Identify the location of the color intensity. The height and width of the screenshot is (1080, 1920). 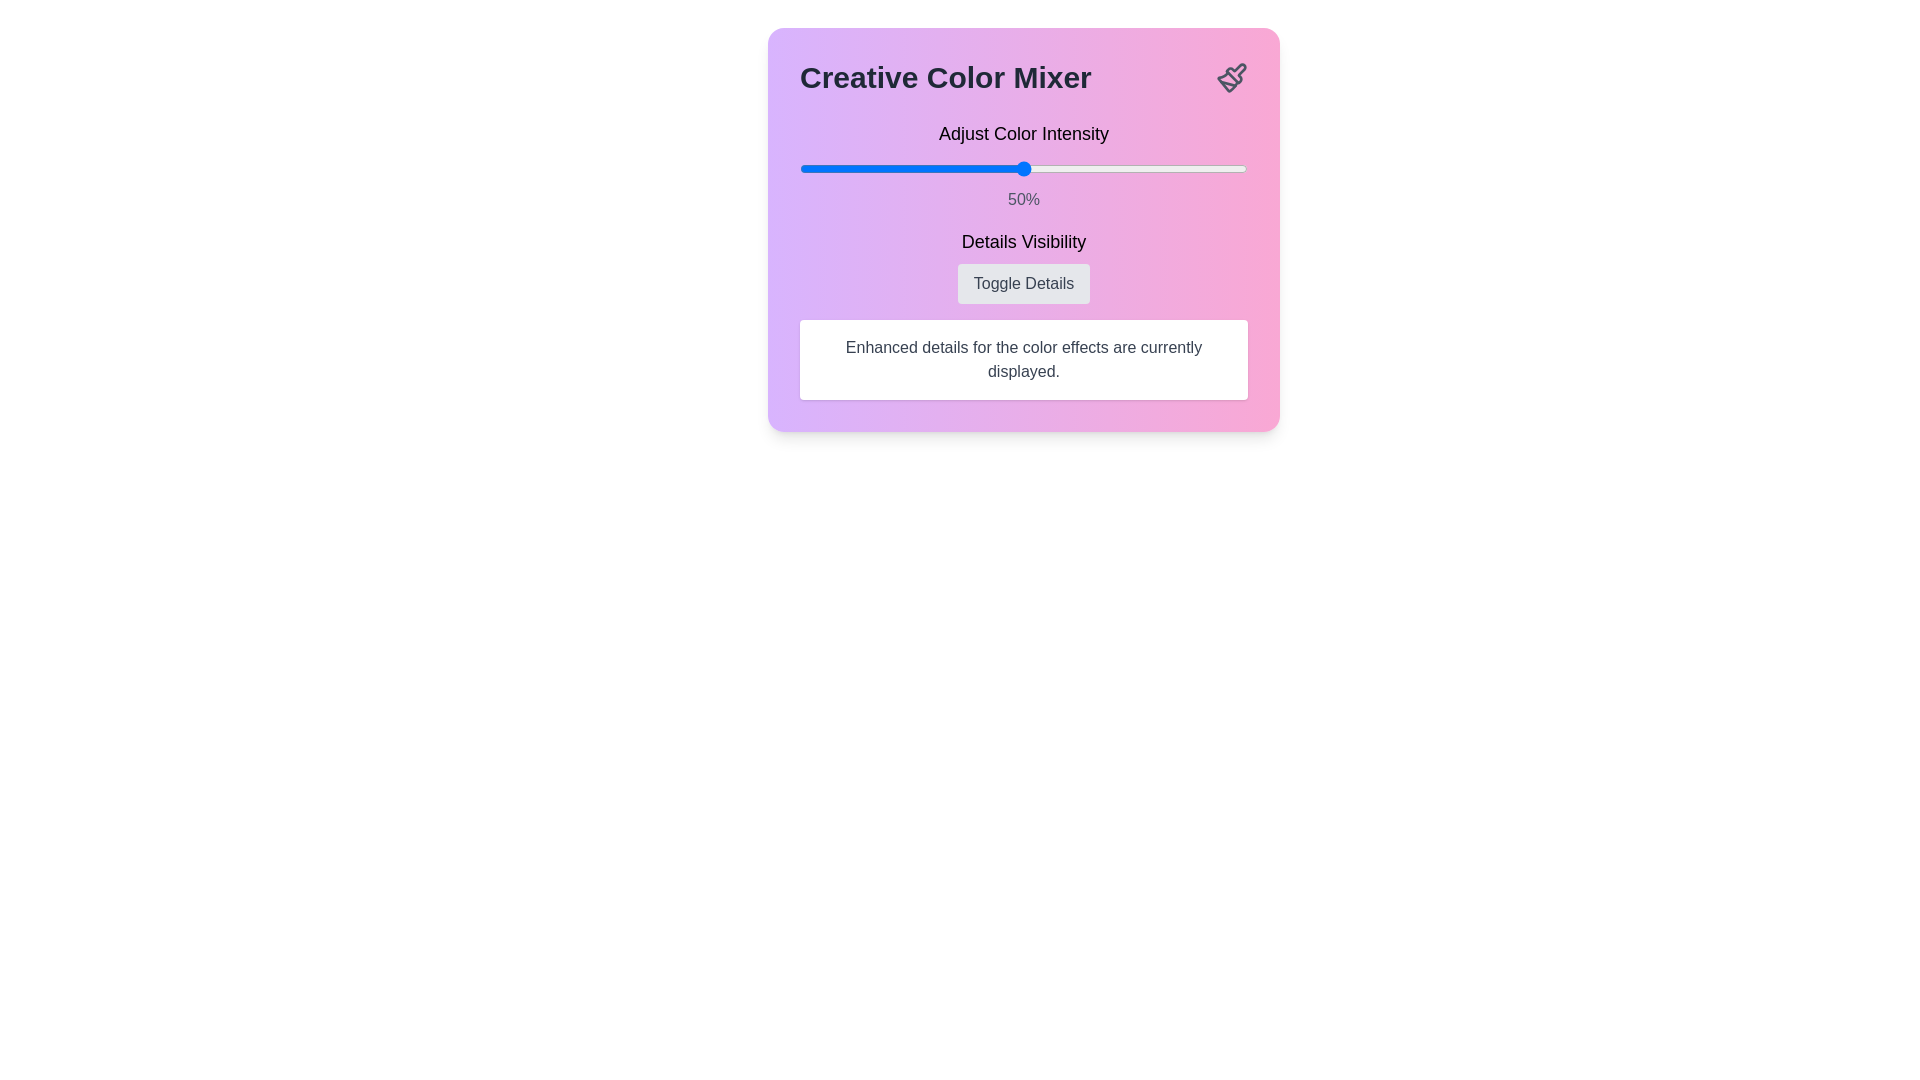
(1045, 168).